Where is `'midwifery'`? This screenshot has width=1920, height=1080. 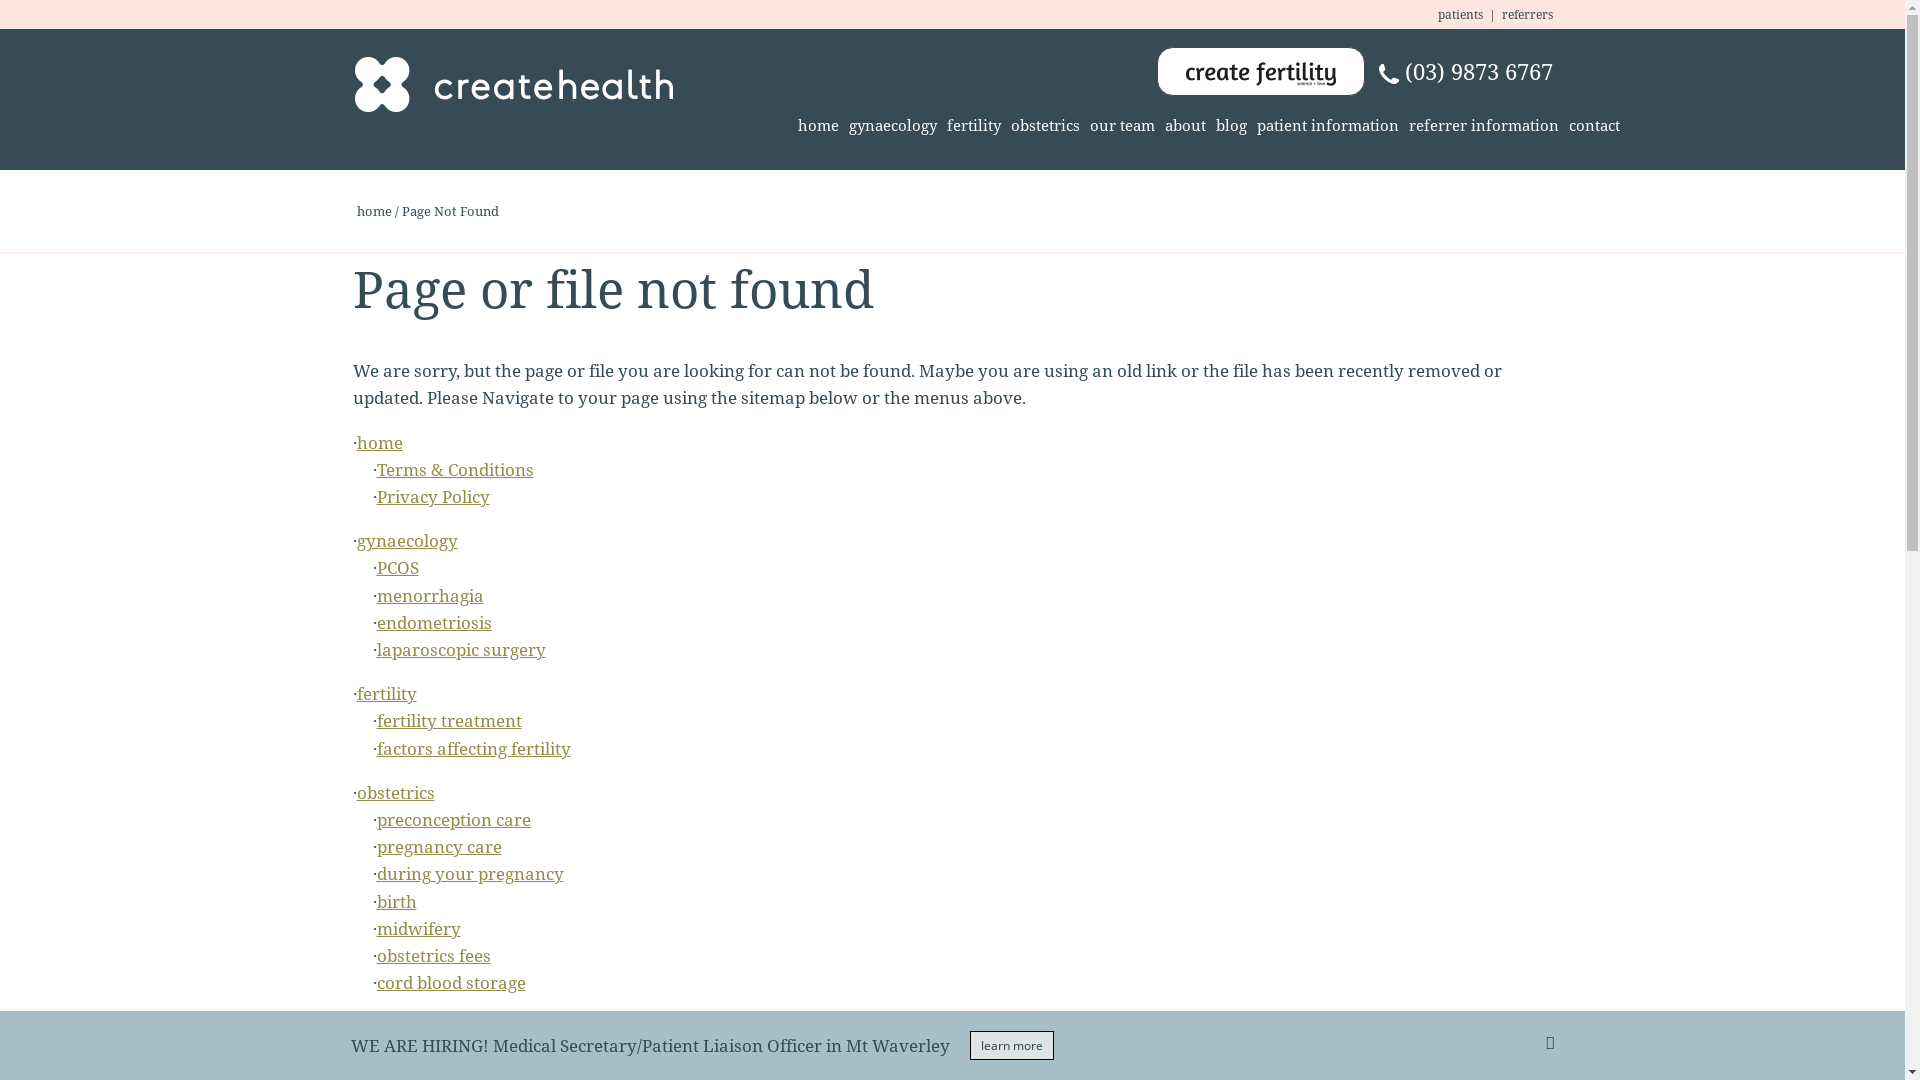 'midwifery' is located at coordinates (375, 928).